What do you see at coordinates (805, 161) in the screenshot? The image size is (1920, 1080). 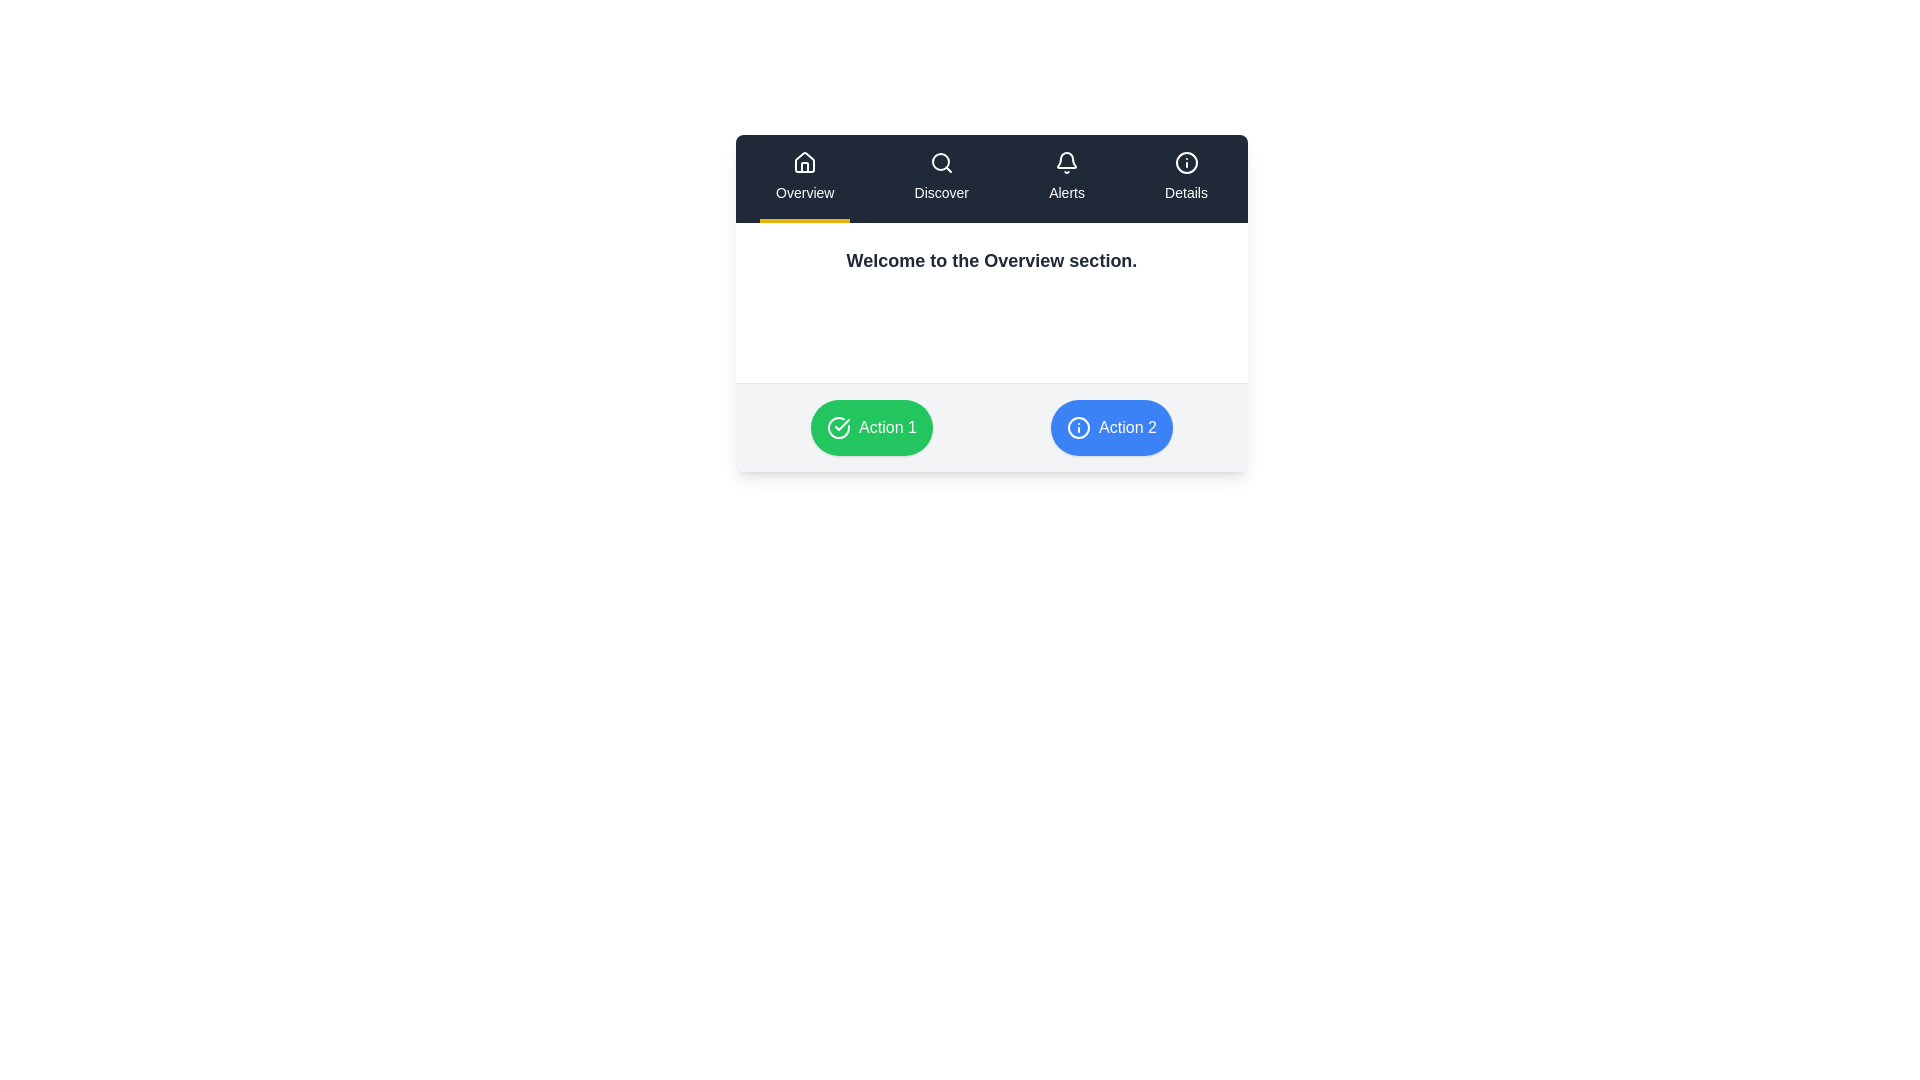 I see `the house icon in the navigation bar` at bounding box center [805, 161].